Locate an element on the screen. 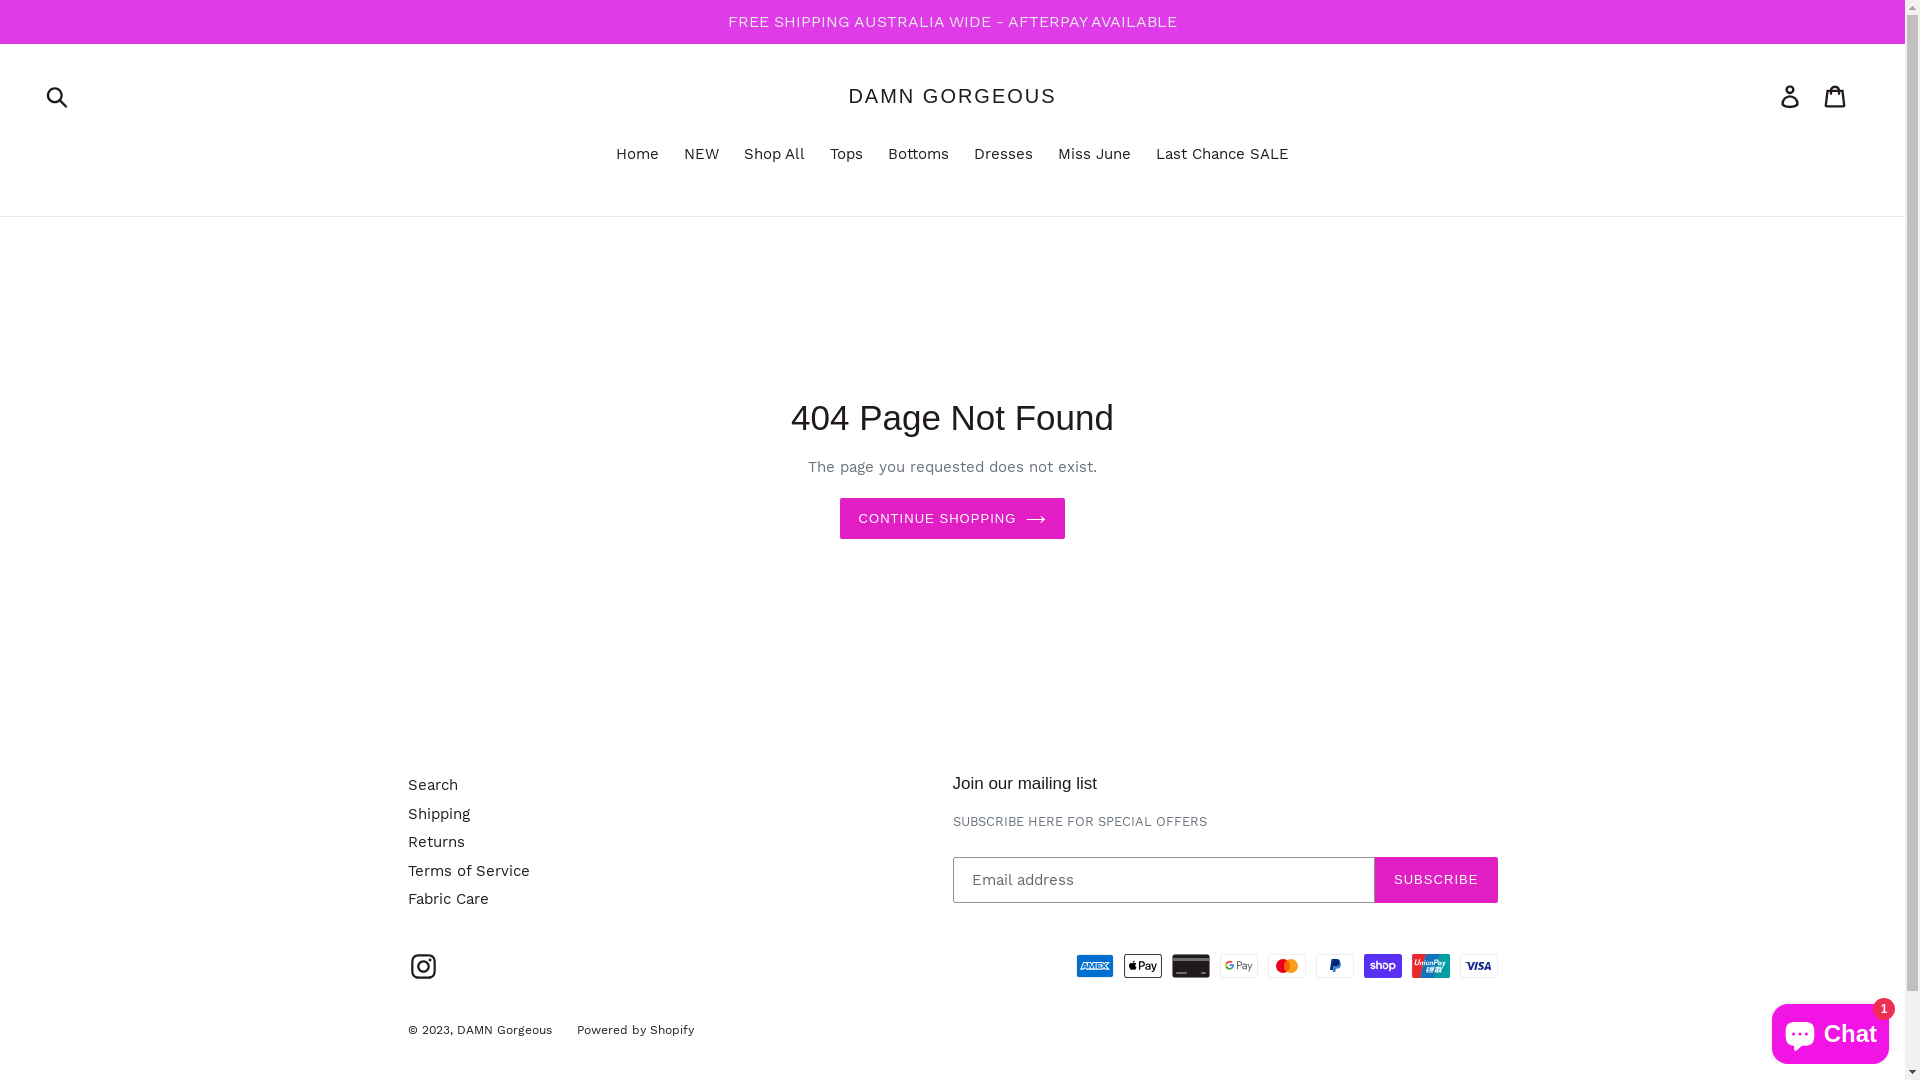 The image size is (1920, 1080). 'Terms of Service' is located at coordinates (468, 870).